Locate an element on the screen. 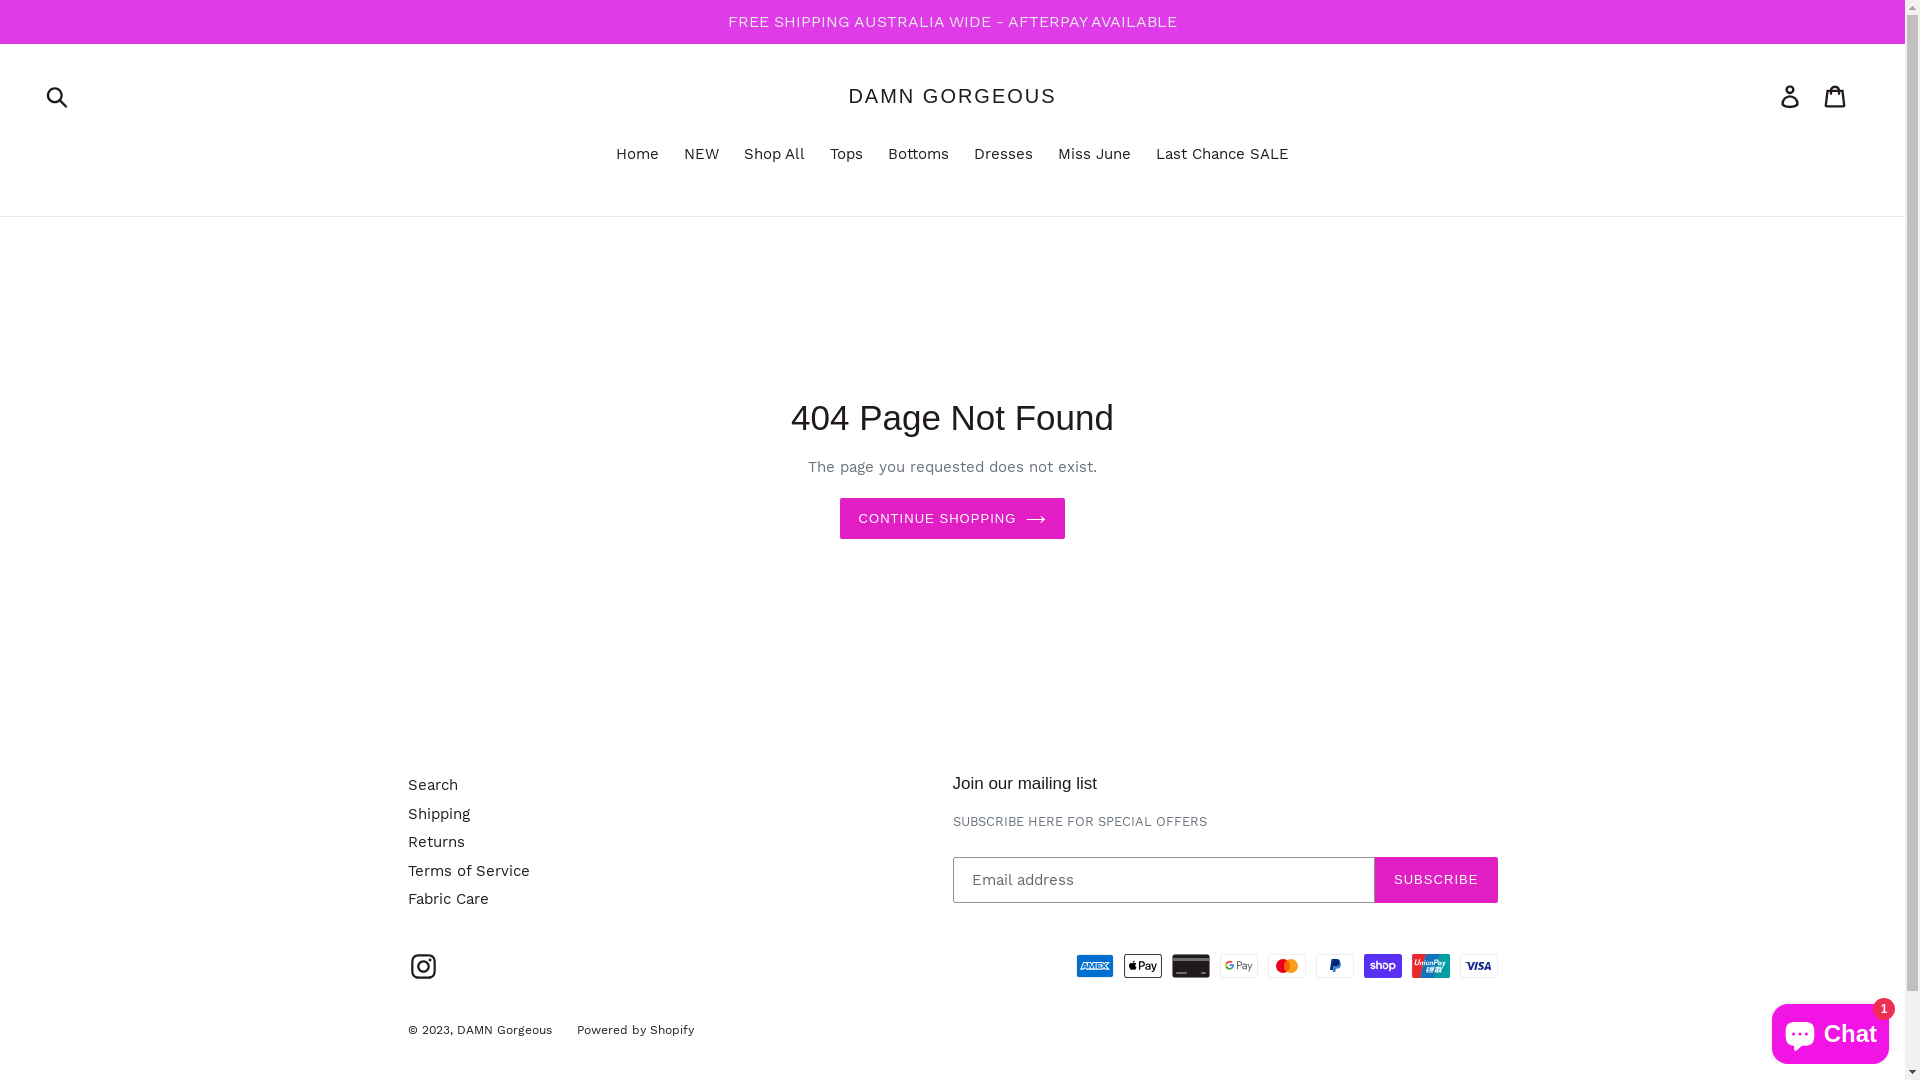 The image size is (1920, 1080). 'Terms of Service' is located at coordinates (468, 870).